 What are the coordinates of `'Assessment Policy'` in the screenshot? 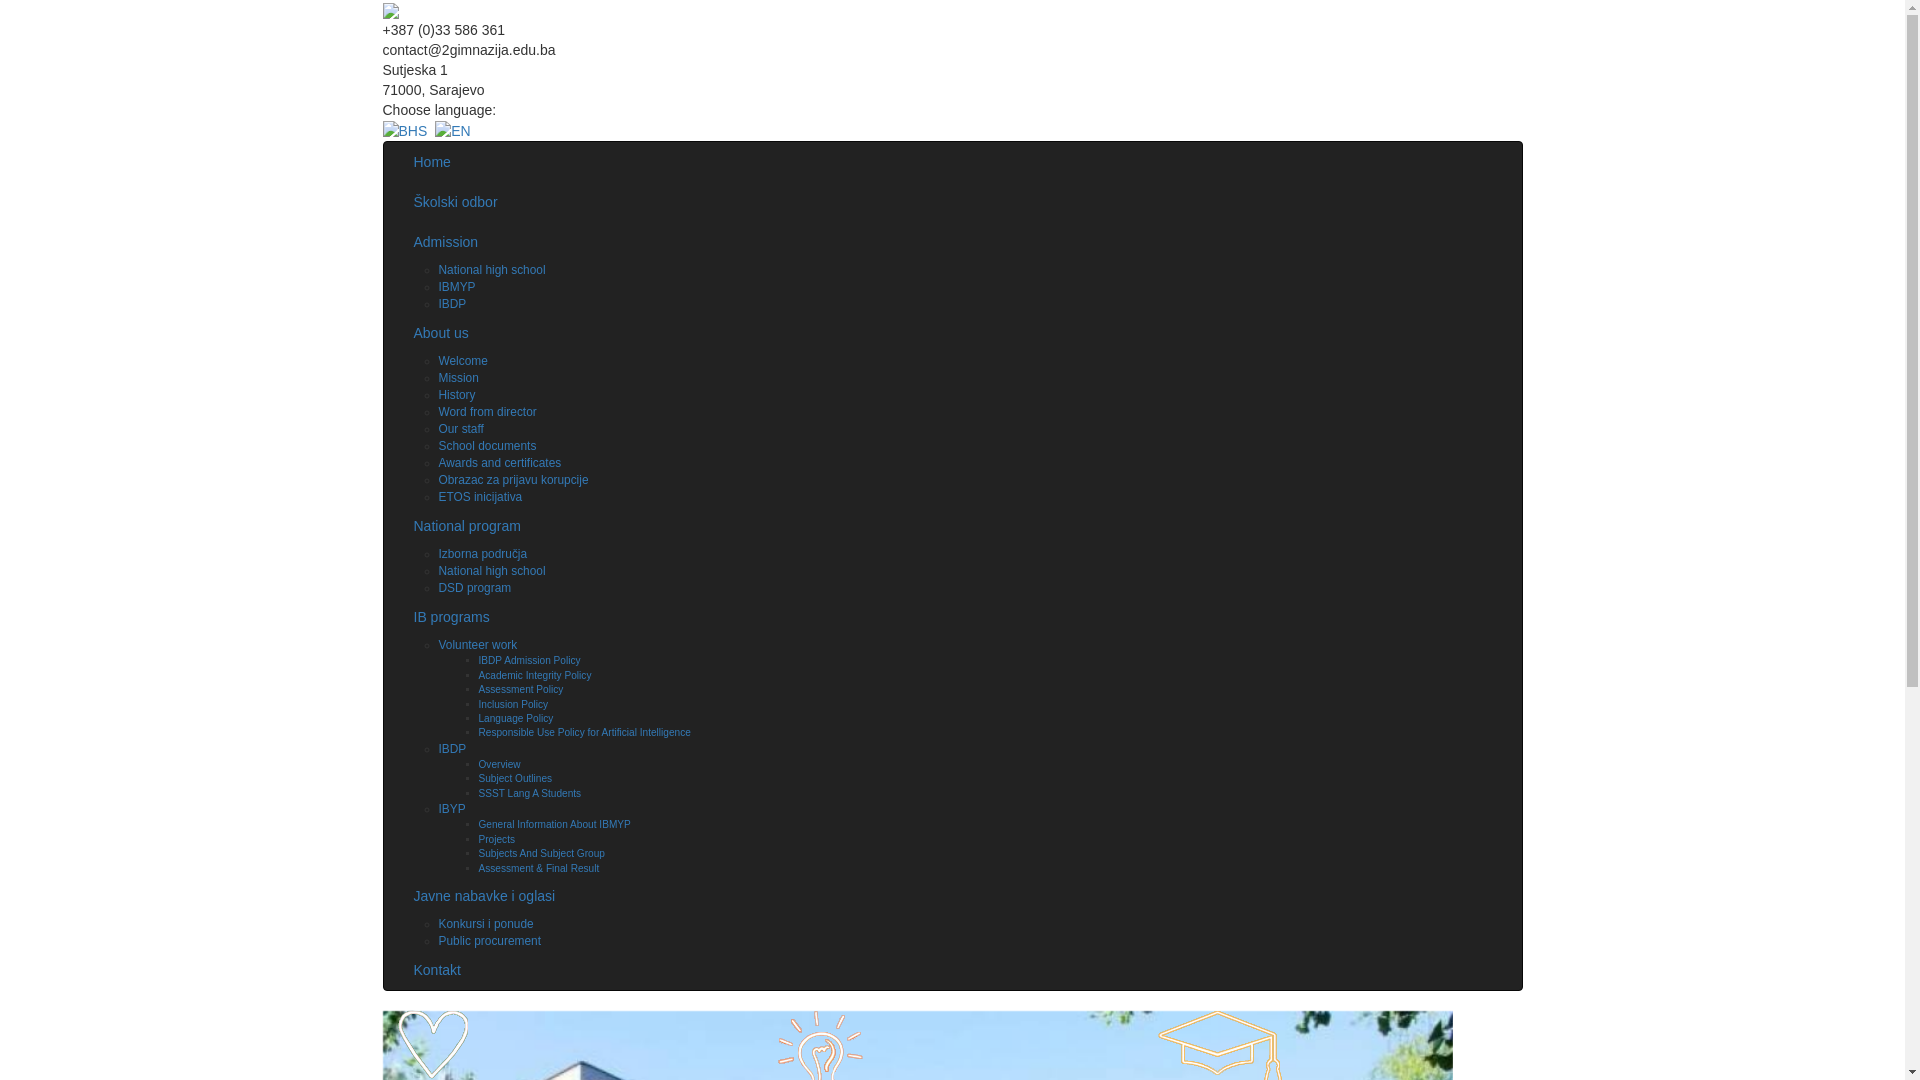 It's located at (520, 688).